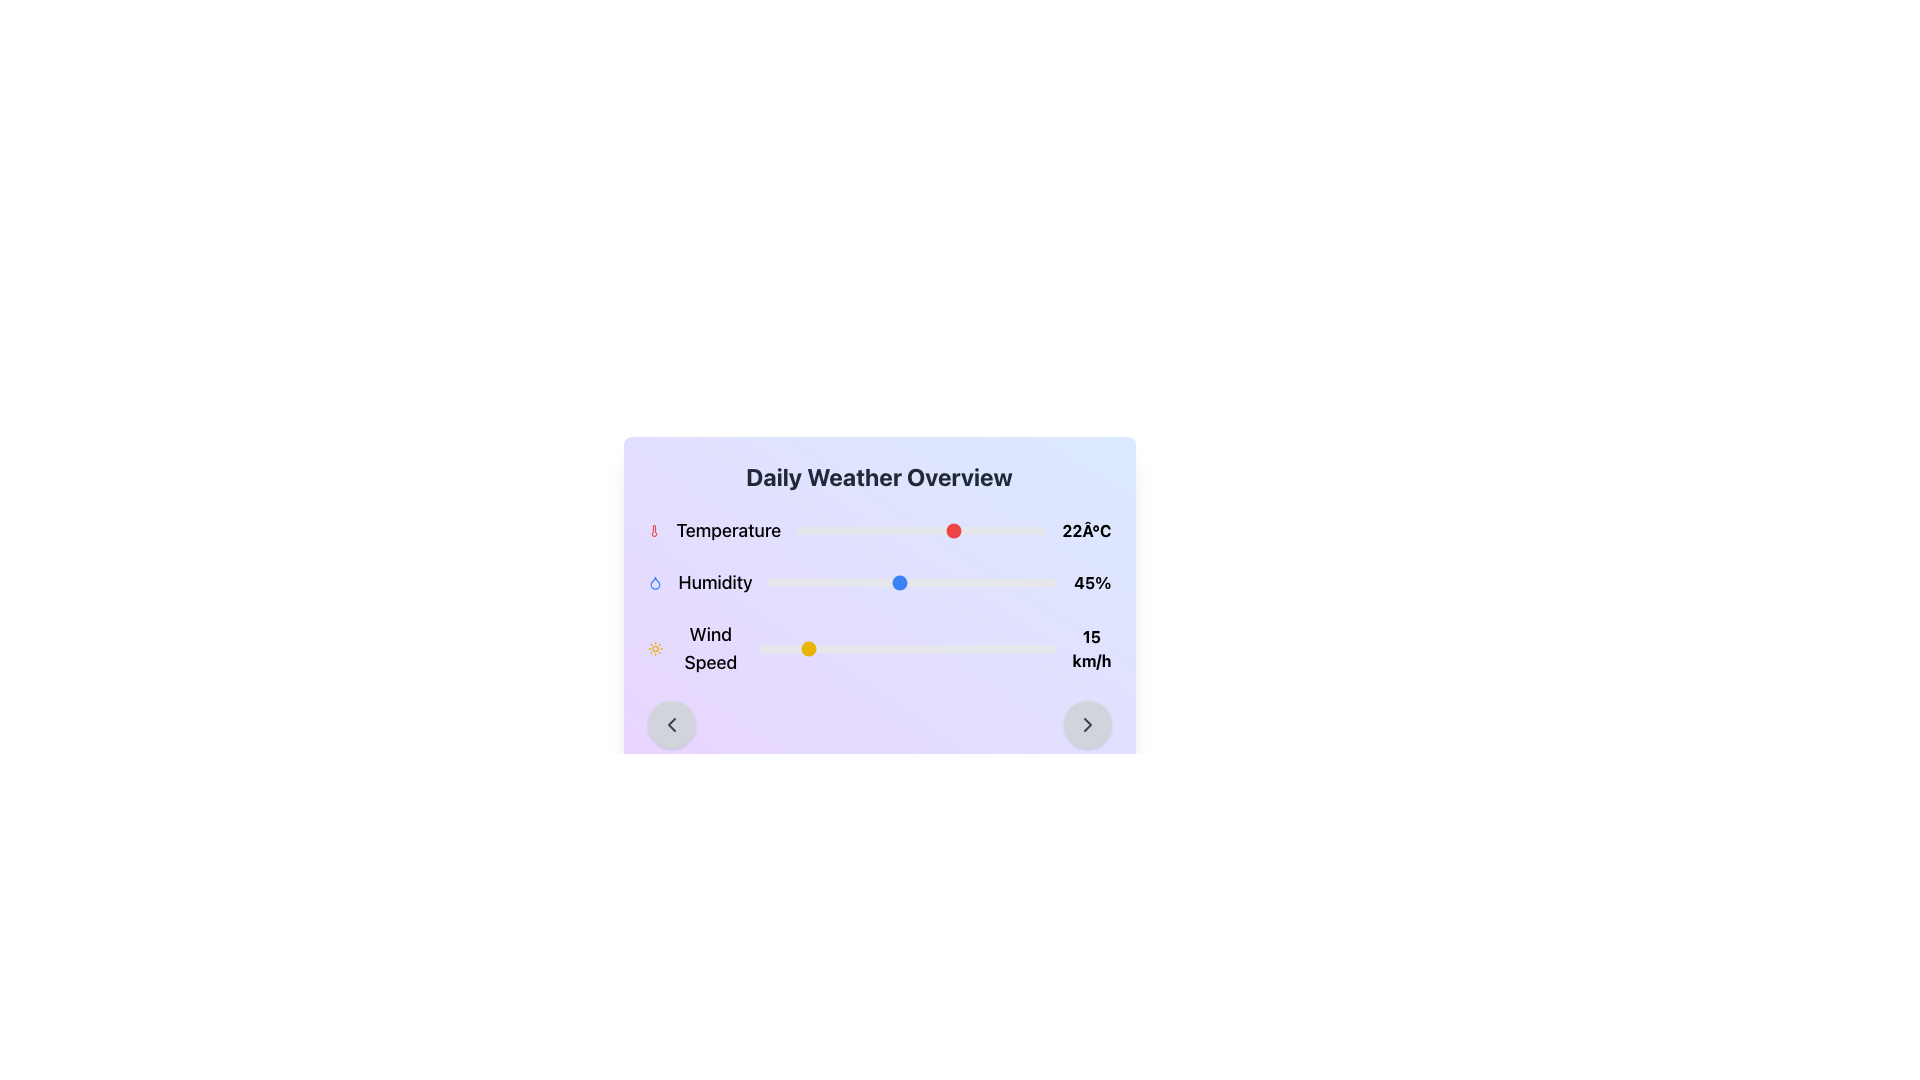 Image resolution: width=1920 pixels, height=1080 pixels. Describe the element at coordinates (955, 582) in the screenshot. I see `the humidity level` at that location.